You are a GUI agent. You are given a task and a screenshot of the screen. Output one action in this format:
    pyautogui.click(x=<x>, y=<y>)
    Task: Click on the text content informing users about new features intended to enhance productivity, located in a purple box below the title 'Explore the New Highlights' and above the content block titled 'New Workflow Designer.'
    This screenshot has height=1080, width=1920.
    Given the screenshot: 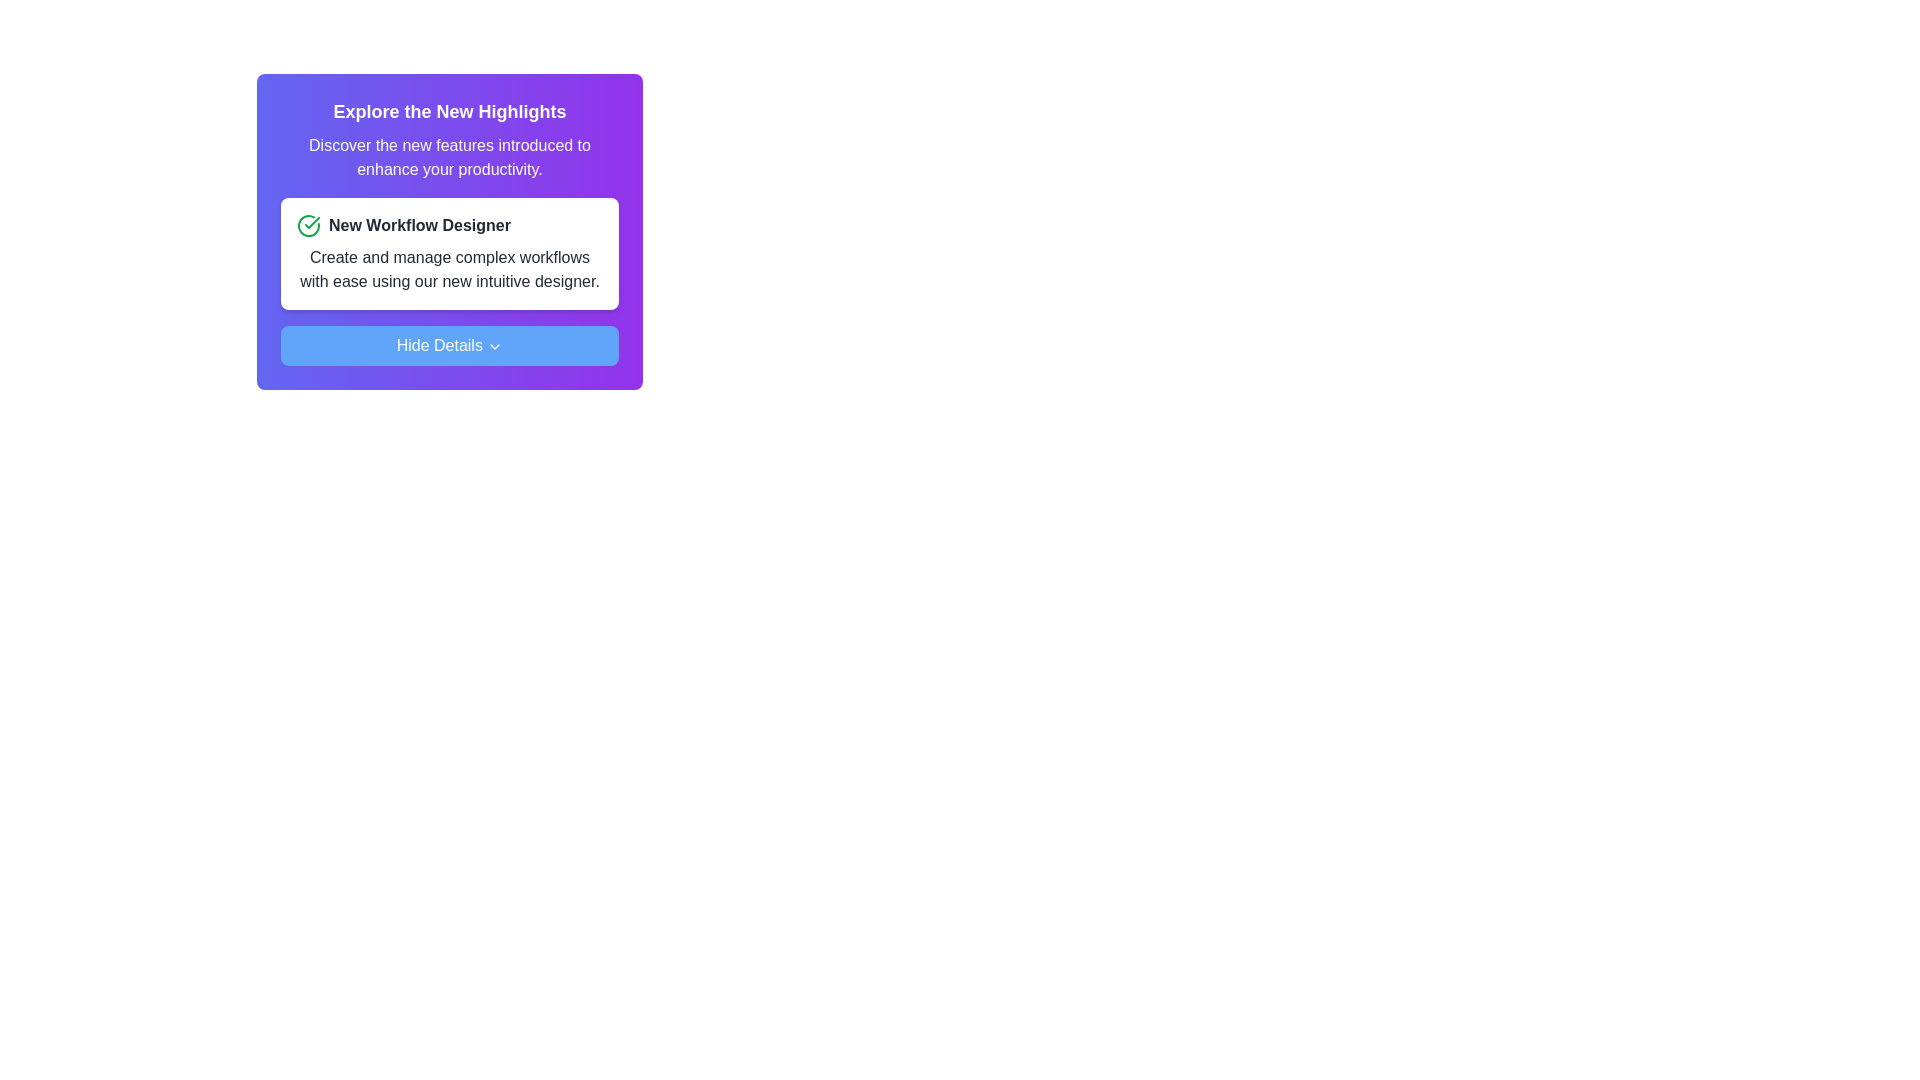 What is the action you would take?
    pyautogui.click(x=449, y=157)
    